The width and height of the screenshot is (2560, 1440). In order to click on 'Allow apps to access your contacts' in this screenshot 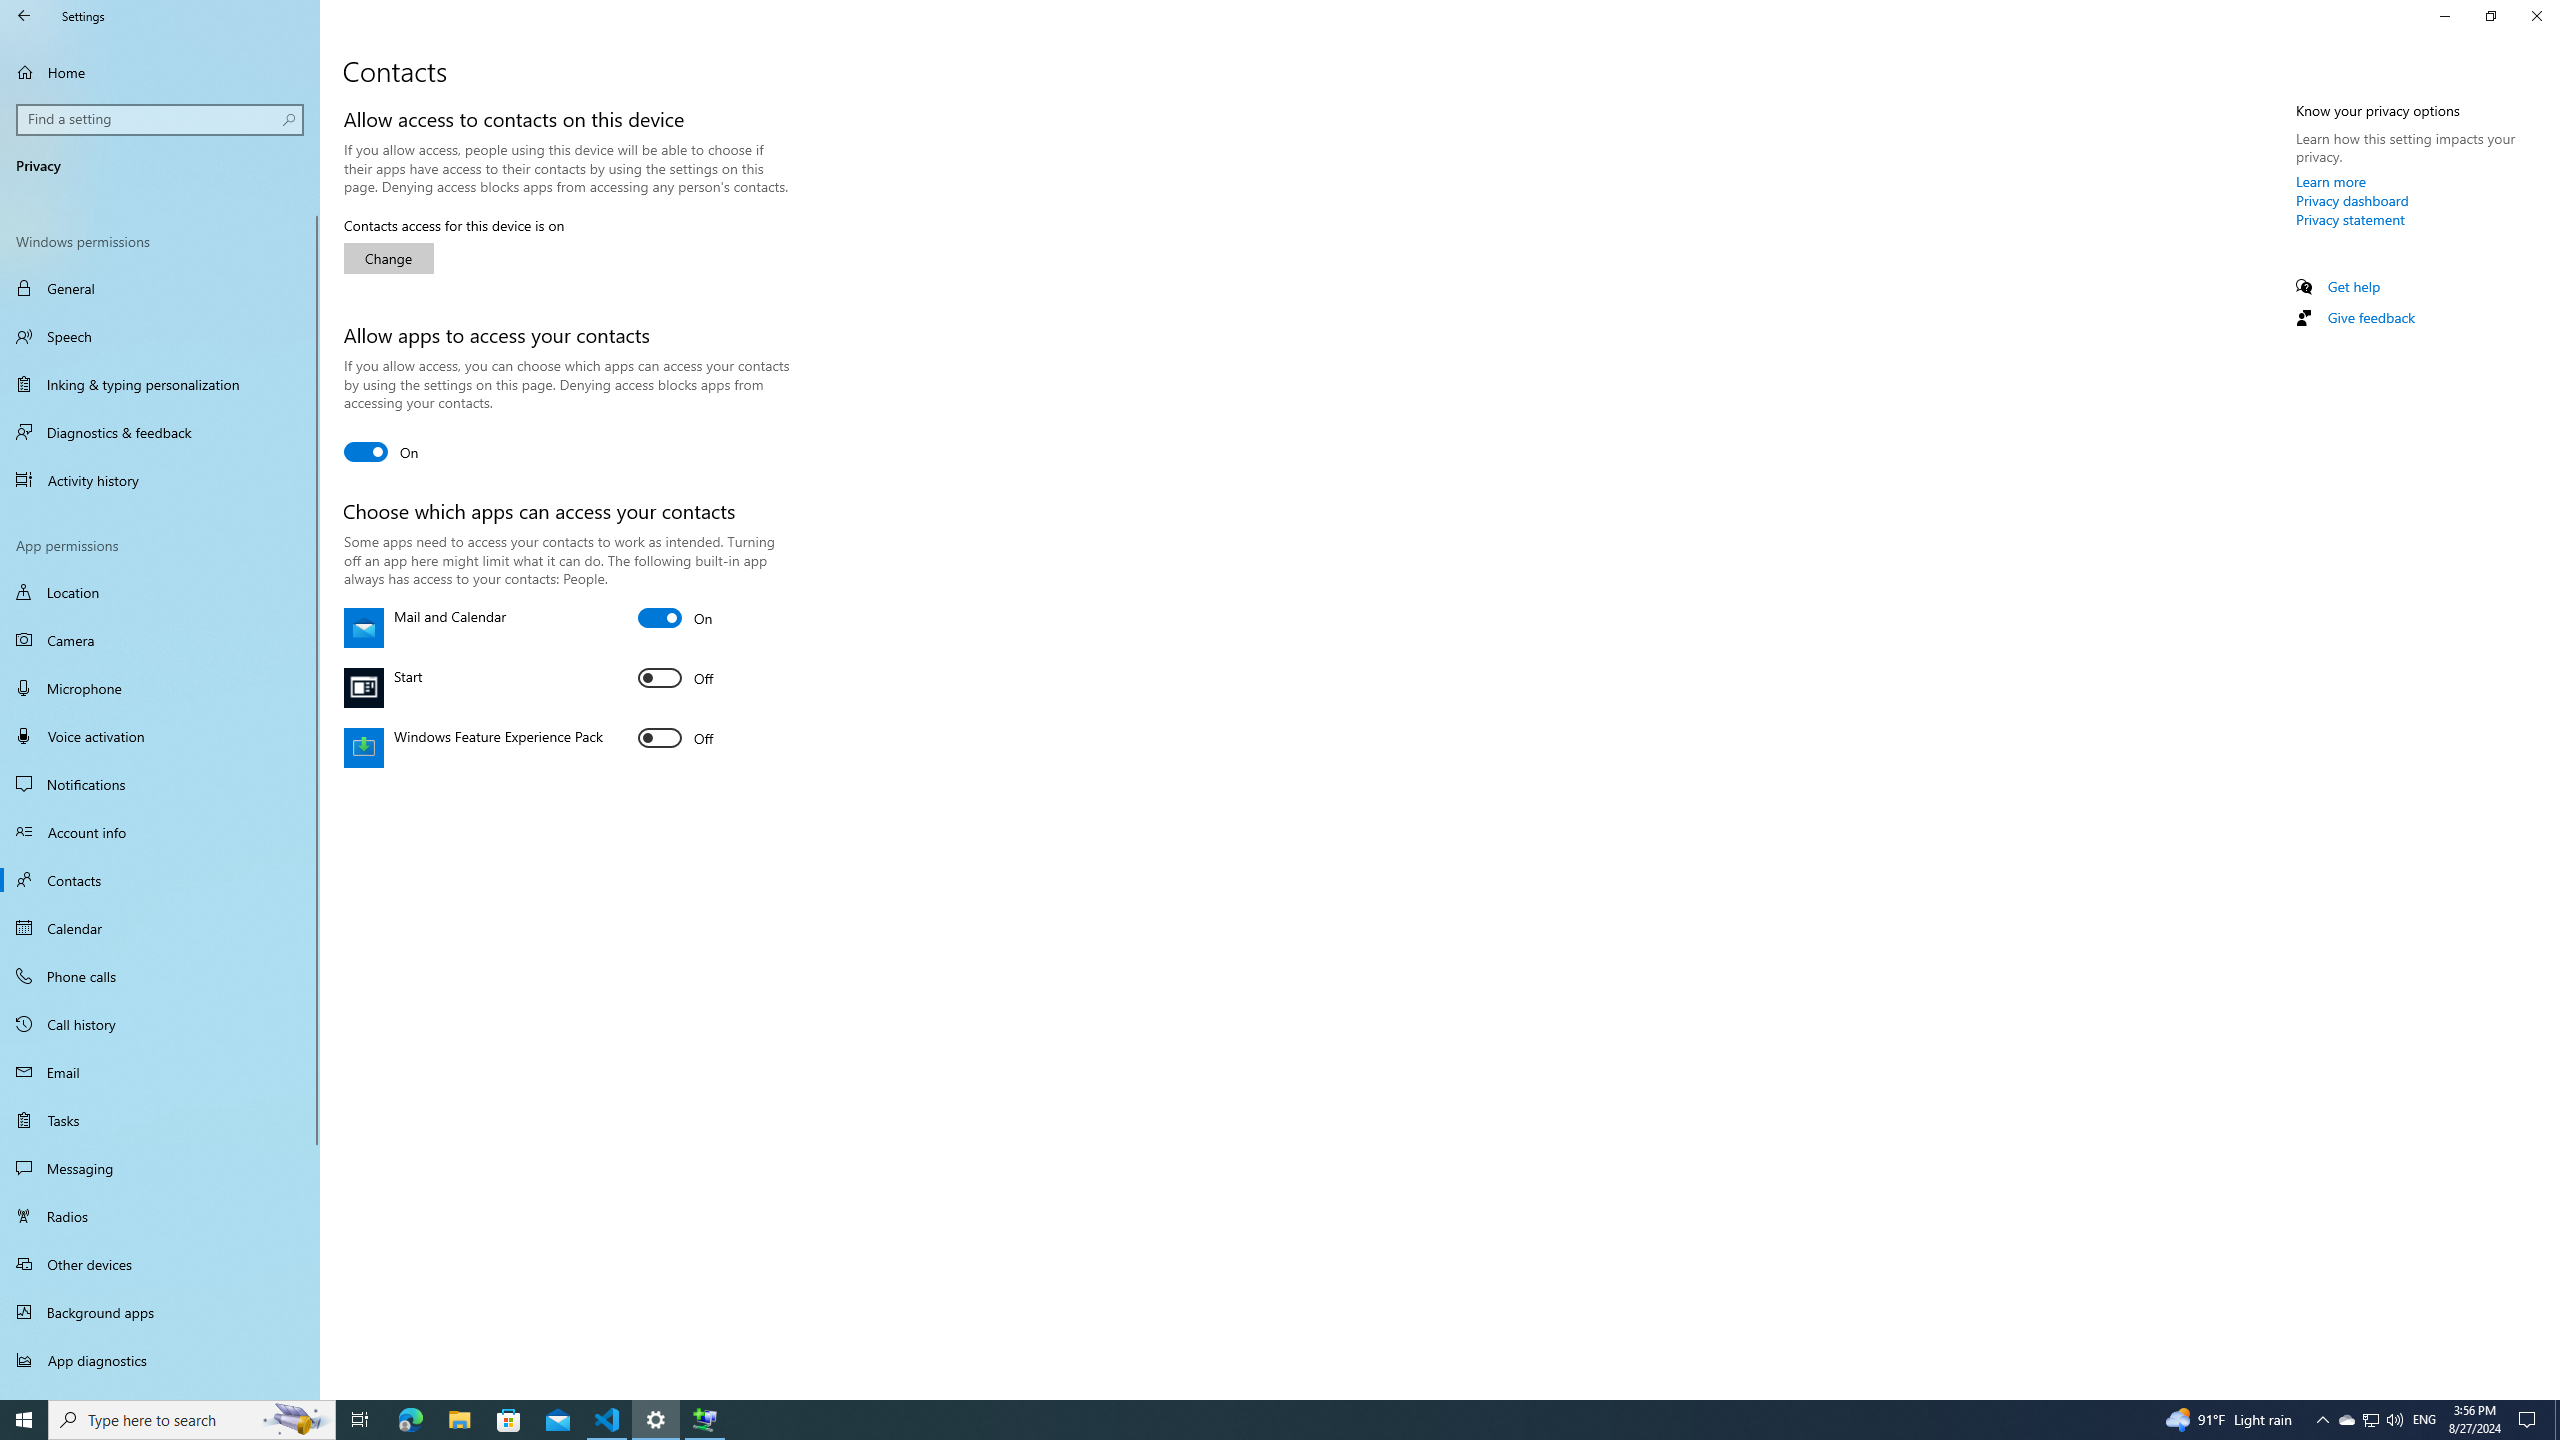, I will do `click(380, 451)`.